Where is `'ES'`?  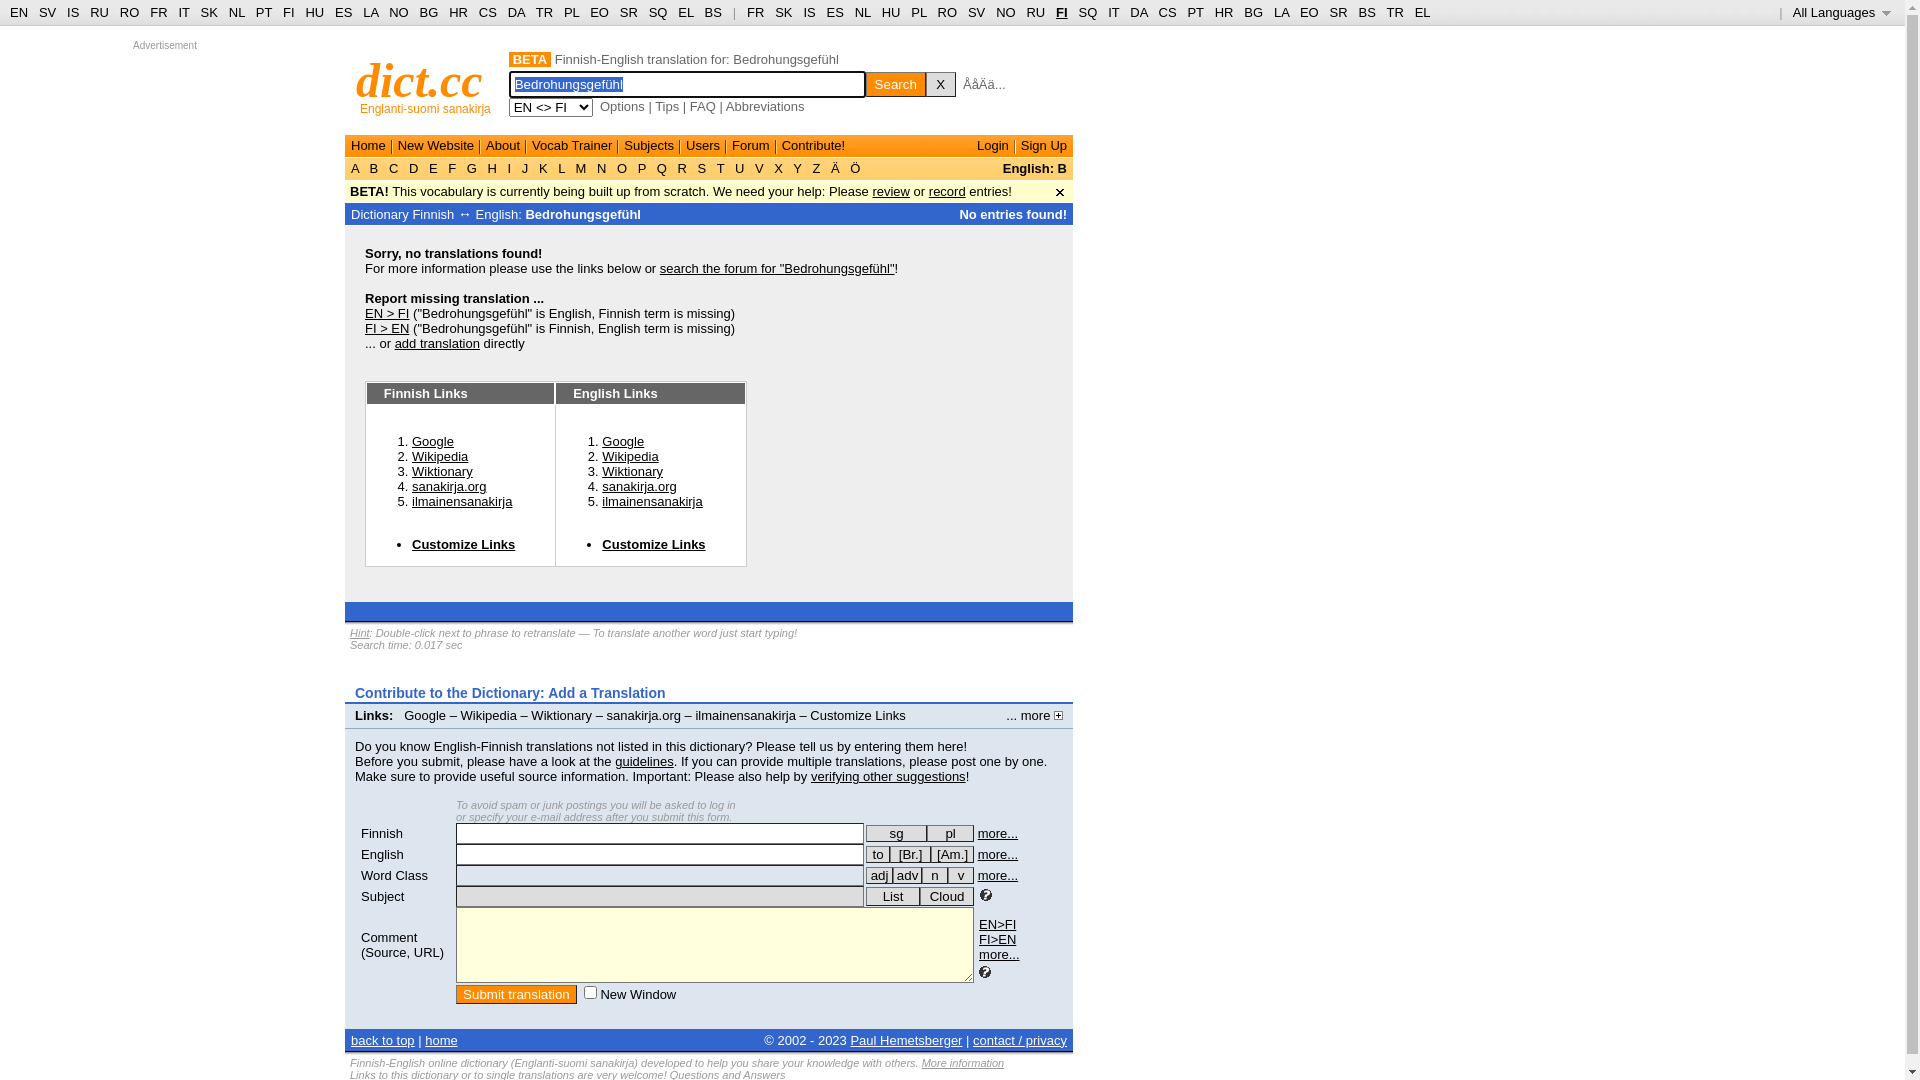
'ES' is located at coordinates (343, 12).